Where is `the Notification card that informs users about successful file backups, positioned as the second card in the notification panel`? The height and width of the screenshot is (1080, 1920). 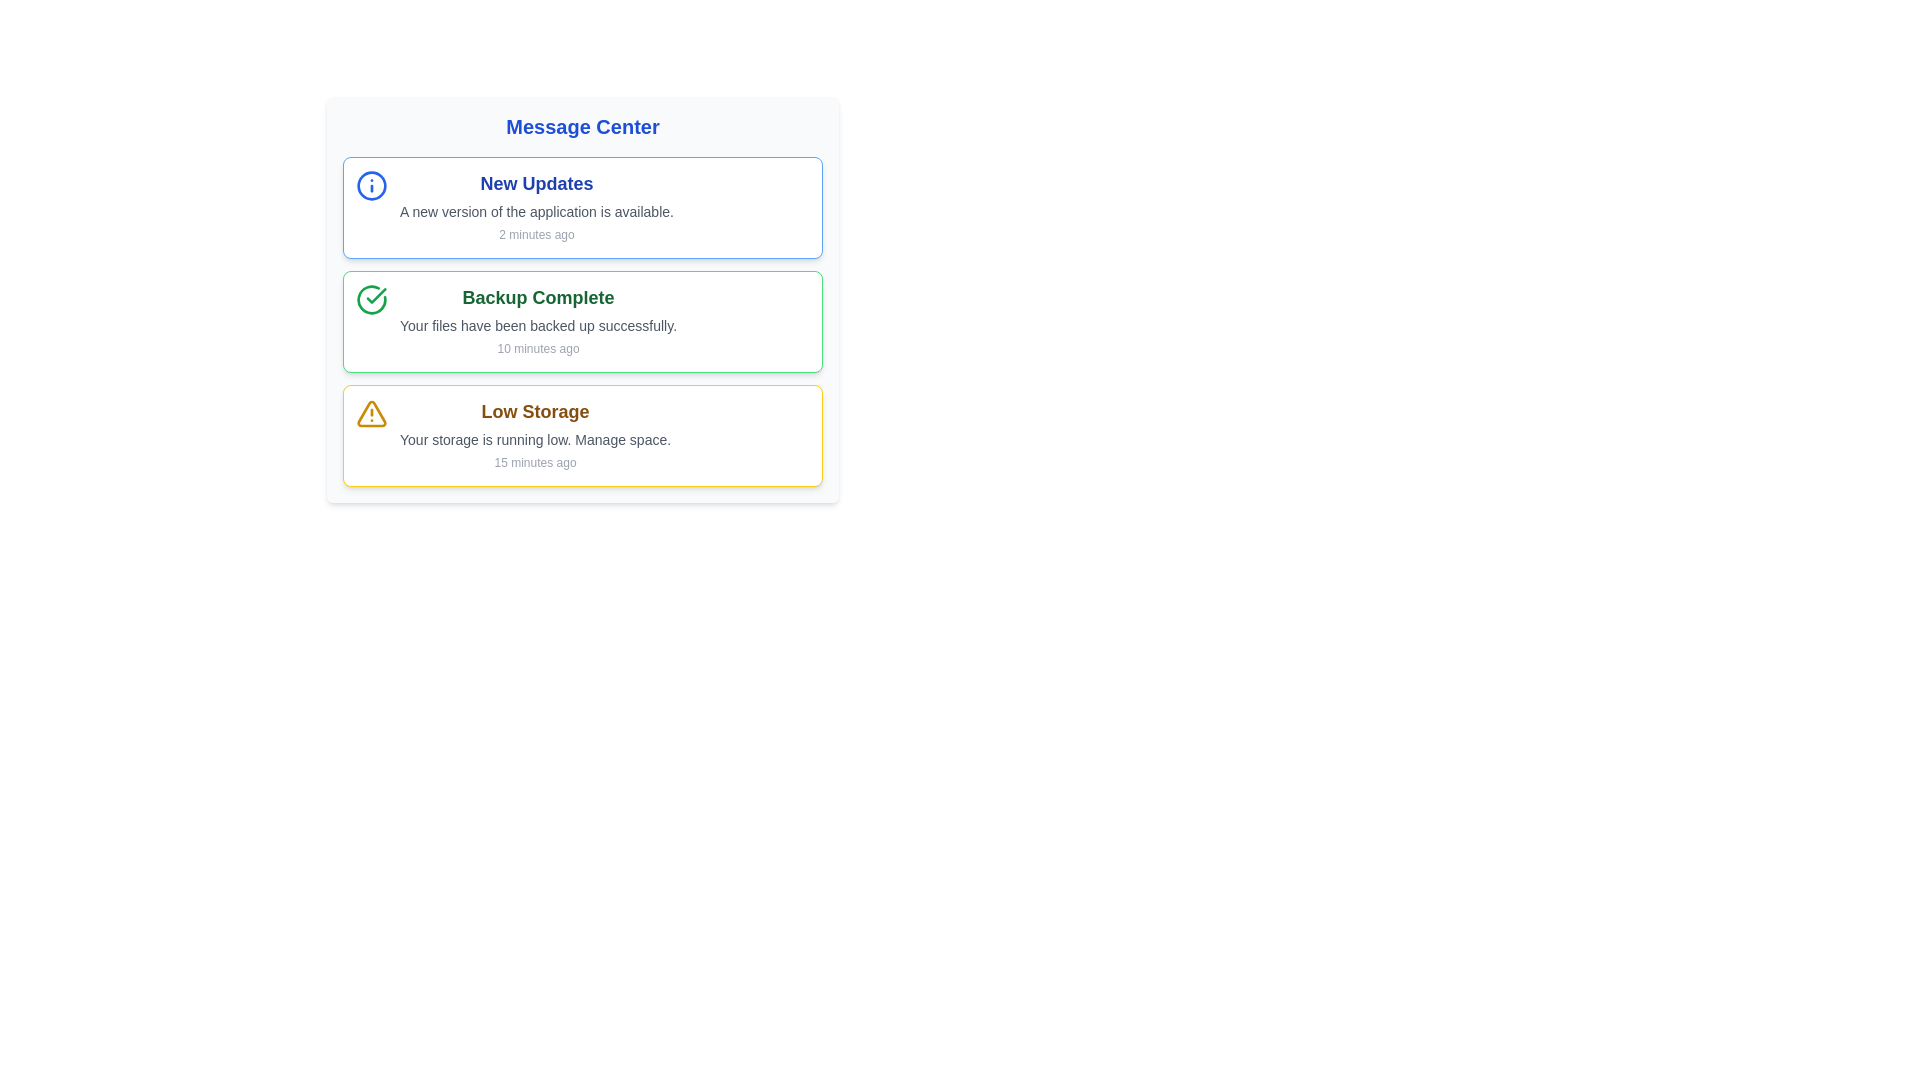 the Notification card that informs users about successful file backups, positioned as the second card in the notification panel is located at coordinates (581, 320).